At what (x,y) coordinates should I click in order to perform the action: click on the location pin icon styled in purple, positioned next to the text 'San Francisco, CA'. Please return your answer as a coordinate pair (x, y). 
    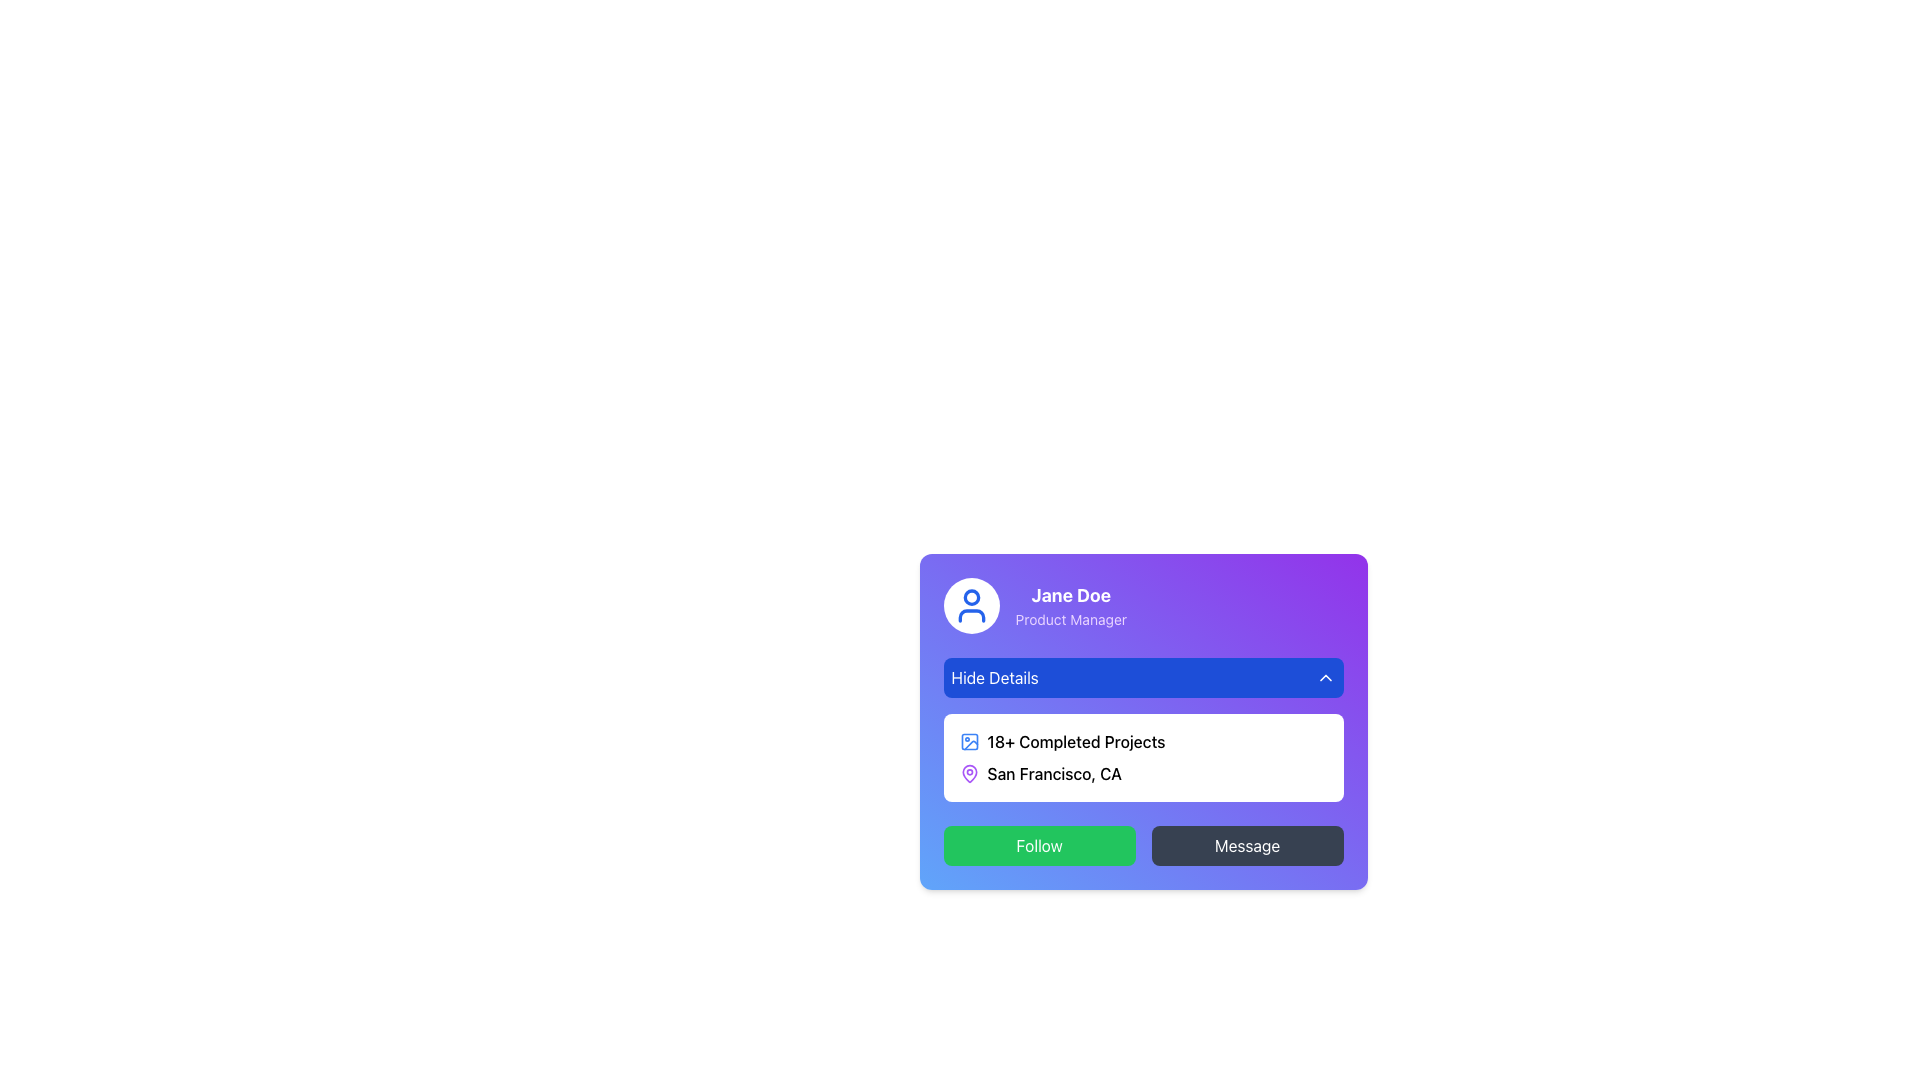
    Looking at the image, I should click on (969, 773).